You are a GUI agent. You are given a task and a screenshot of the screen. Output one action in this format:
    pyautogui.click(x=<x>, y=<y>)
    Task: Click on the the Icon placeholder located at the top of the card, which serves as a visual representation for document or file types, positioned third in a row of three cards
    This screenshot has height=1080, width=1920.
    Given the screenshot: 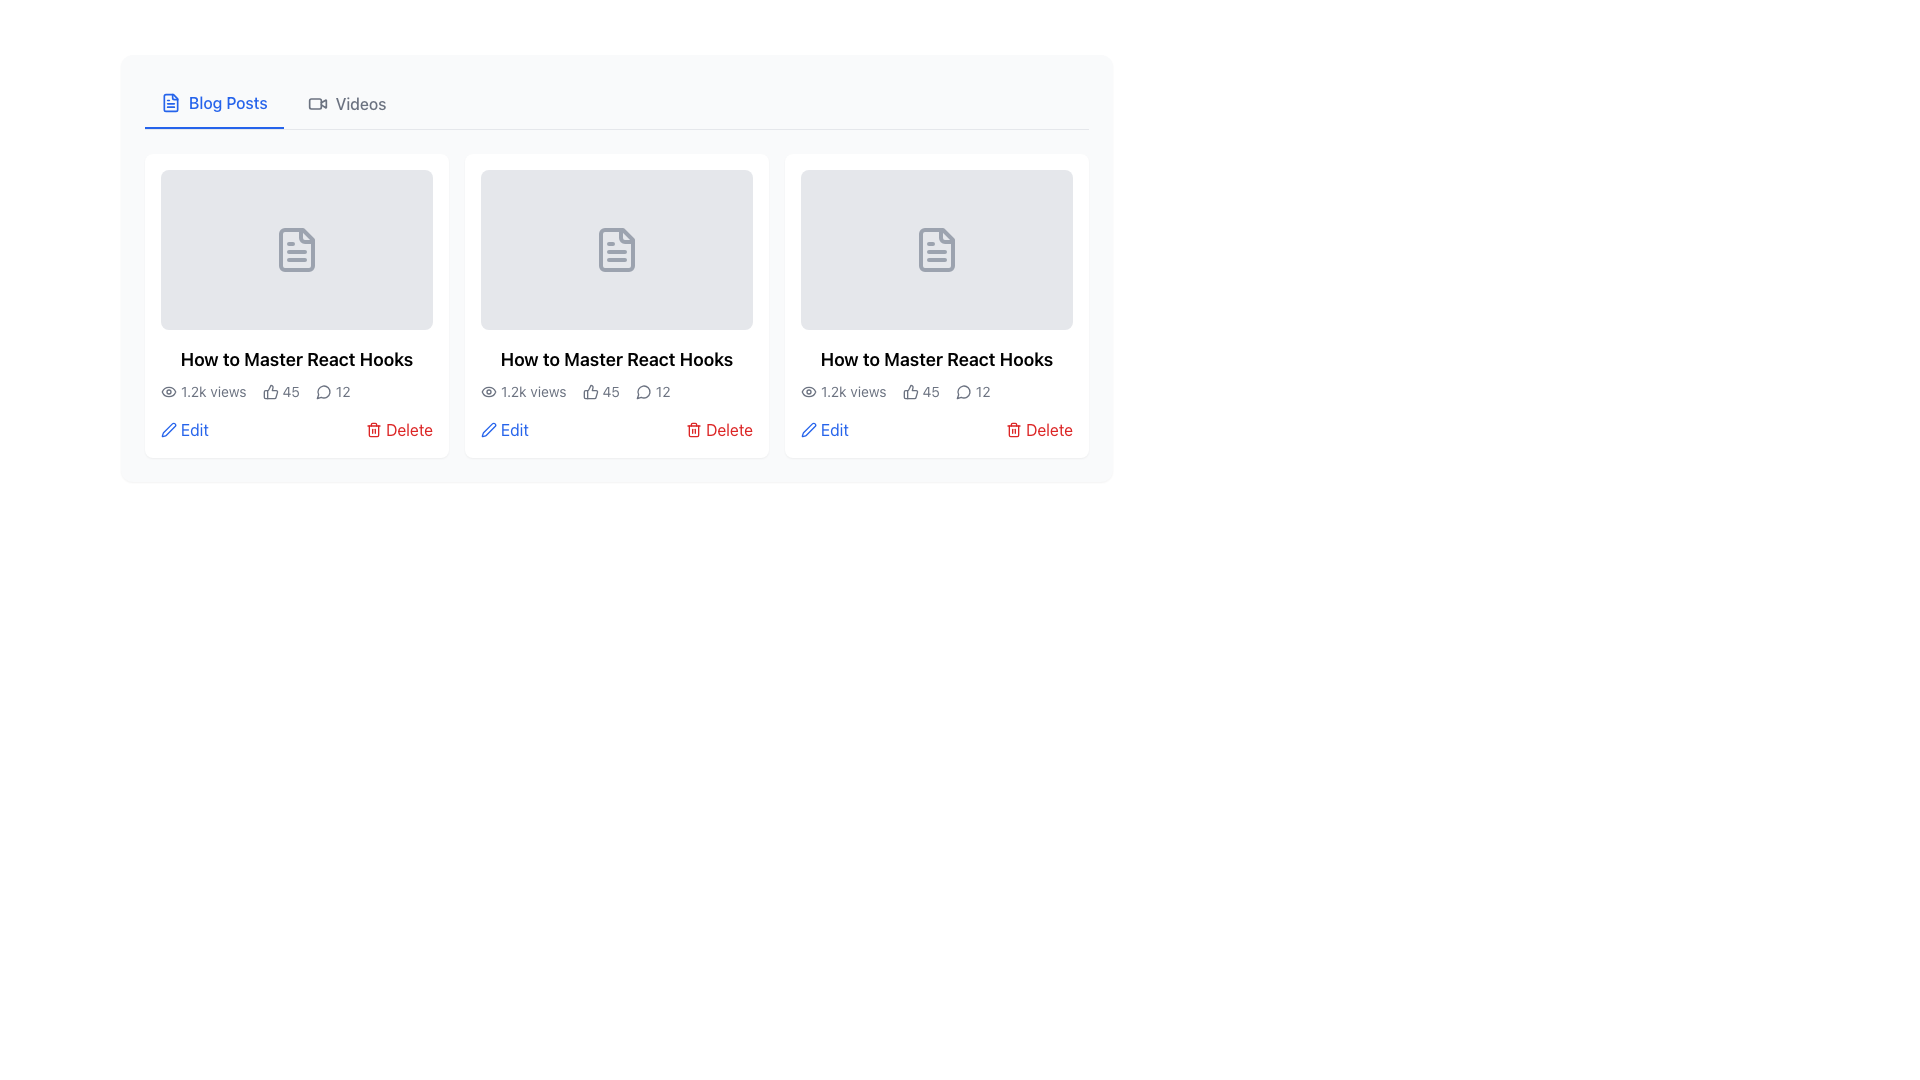 What is the action you would take?
    pyautogui.click(x=935, y=249)
    